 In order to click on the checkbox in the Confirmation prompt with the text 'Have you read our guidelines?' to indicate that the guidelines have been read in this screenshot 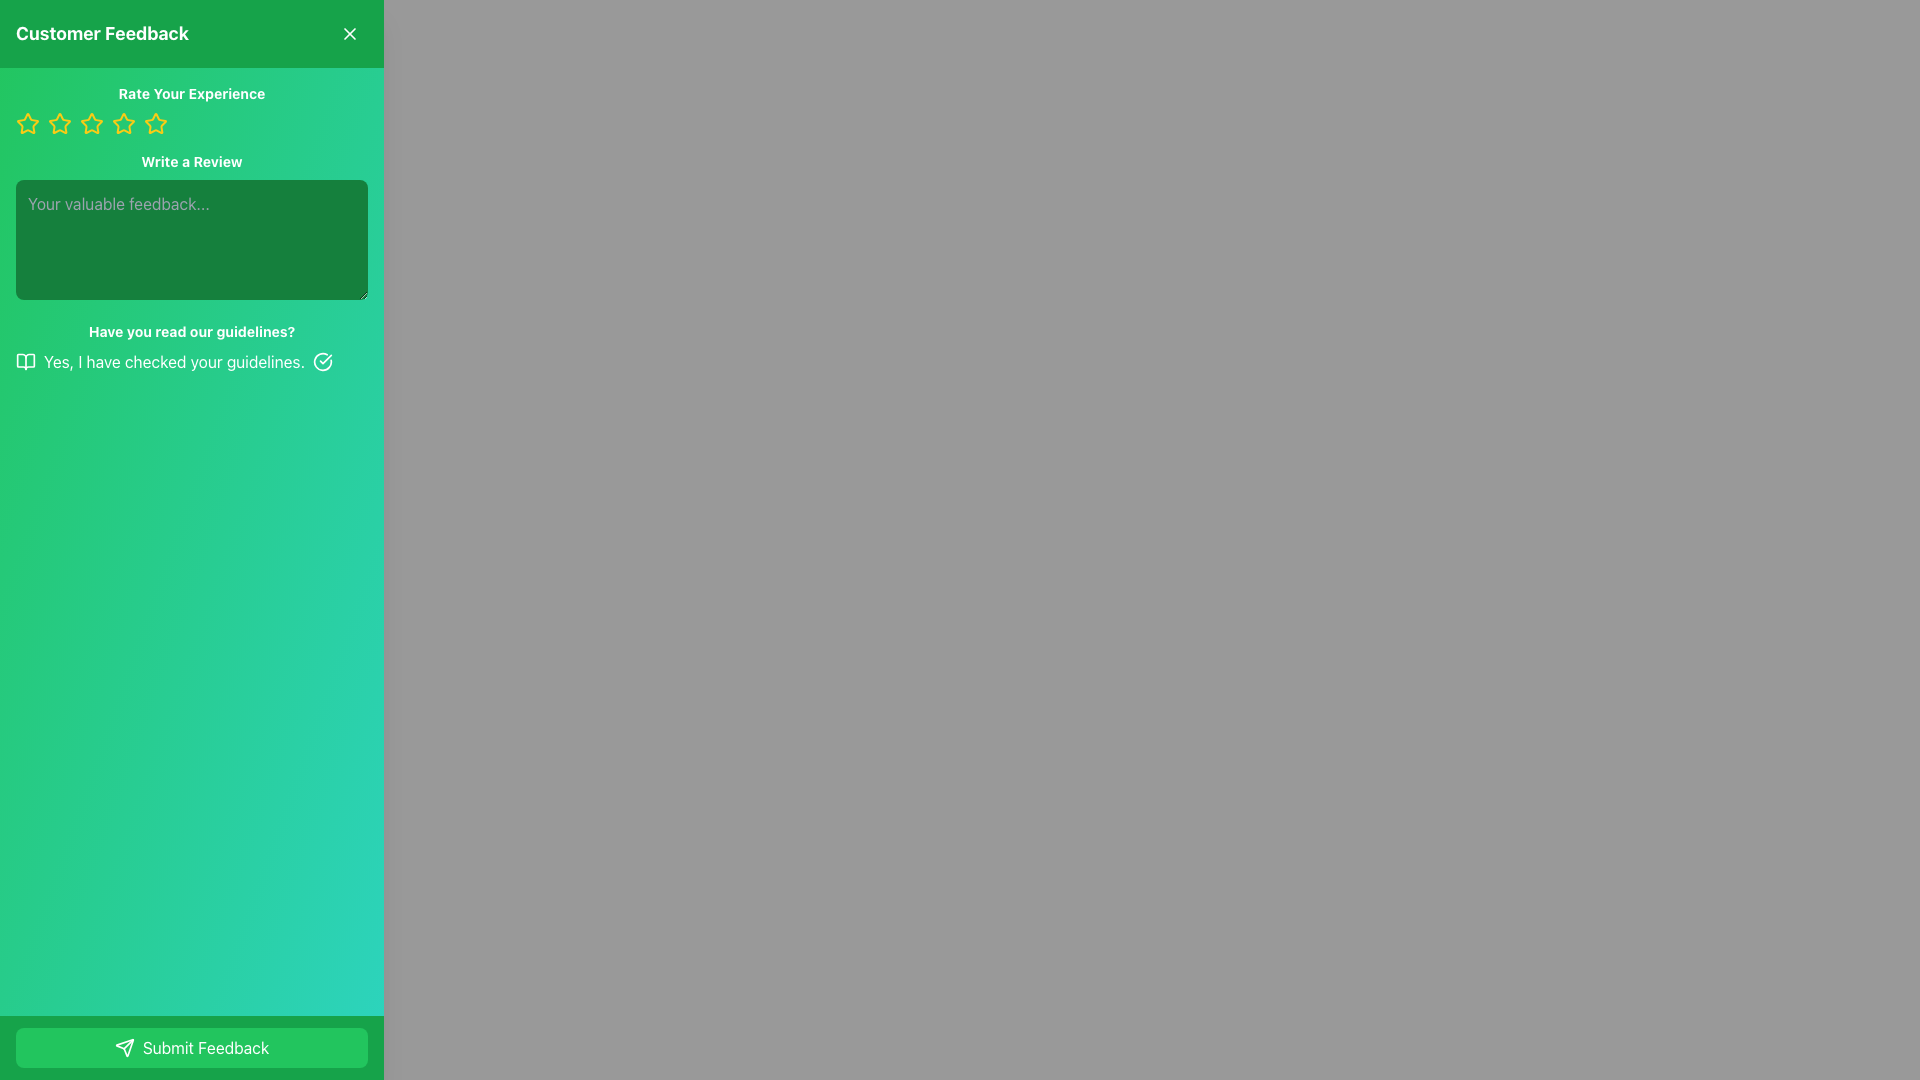, I will do `click(192, 346)`.